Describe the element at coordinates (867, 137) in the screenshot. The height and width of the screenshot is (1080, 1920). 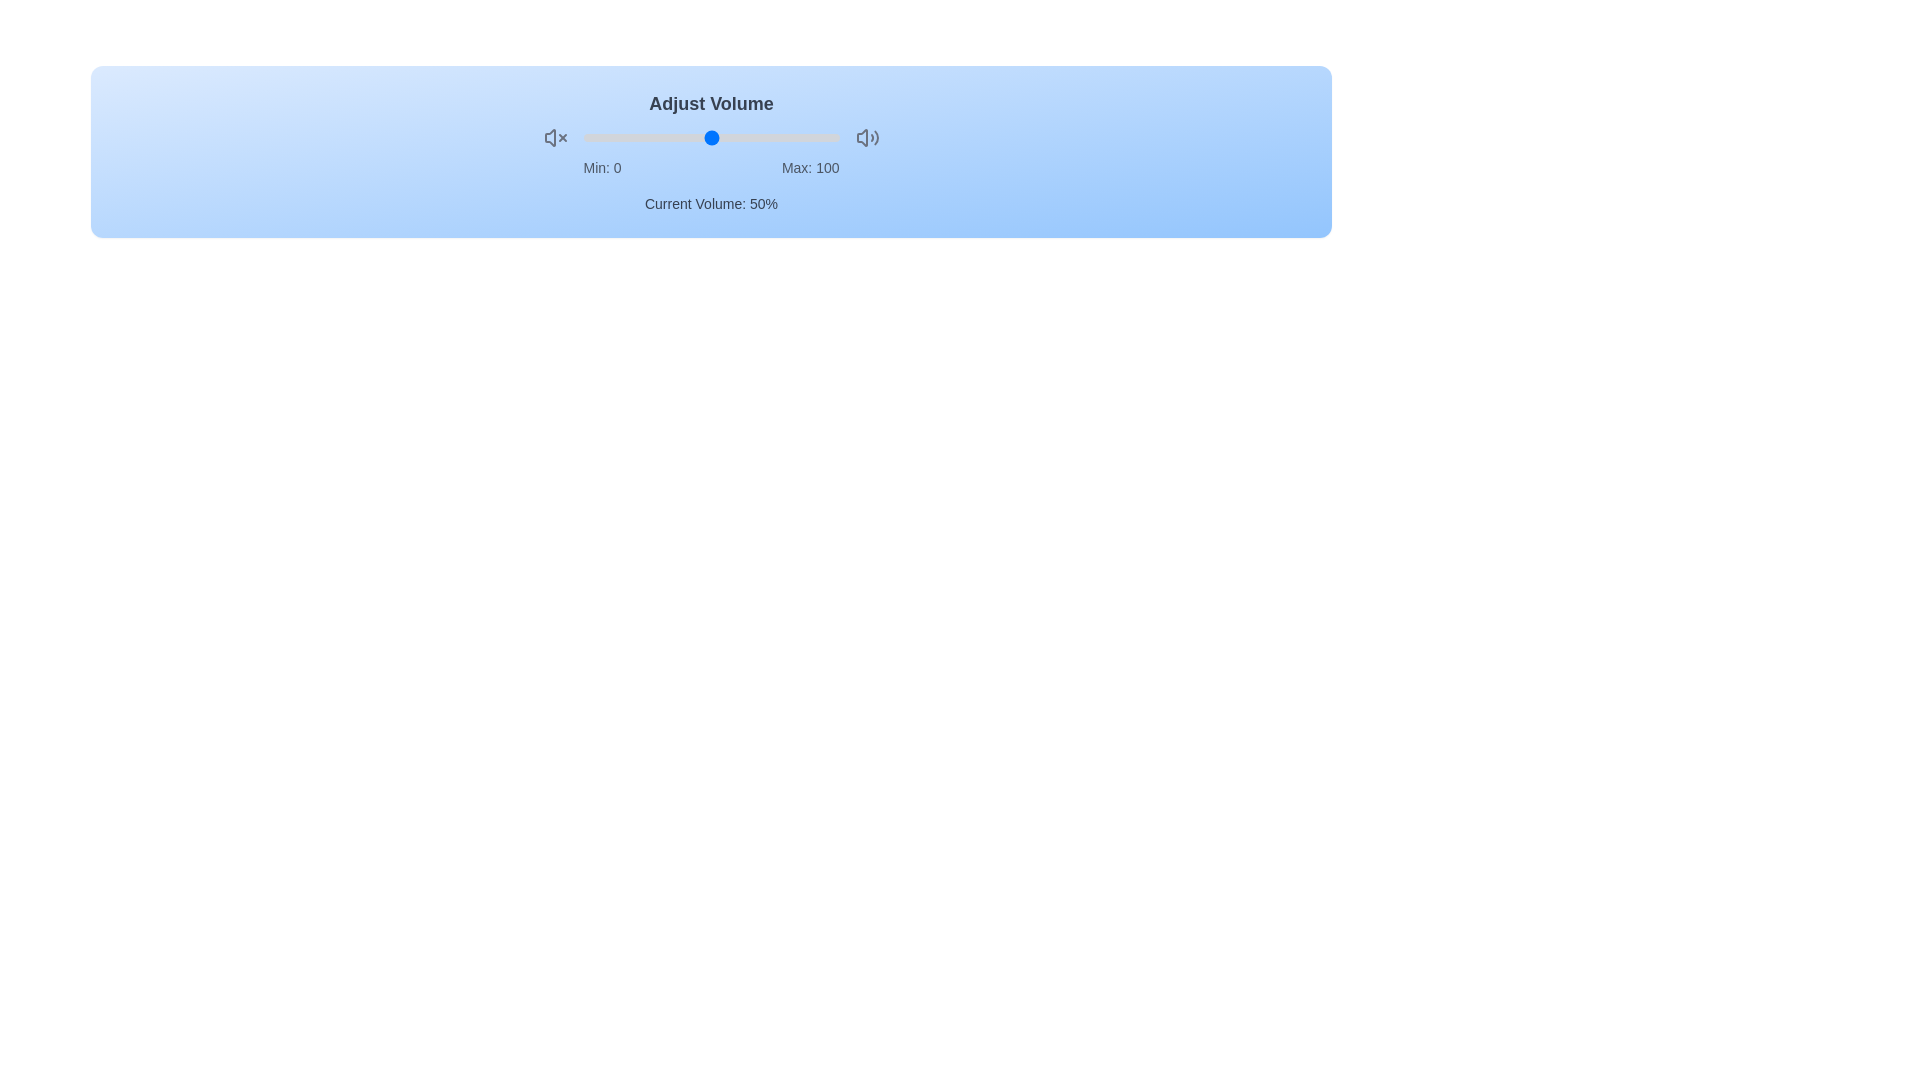
I see `the maximum icon to interact with the volume control` at that location.